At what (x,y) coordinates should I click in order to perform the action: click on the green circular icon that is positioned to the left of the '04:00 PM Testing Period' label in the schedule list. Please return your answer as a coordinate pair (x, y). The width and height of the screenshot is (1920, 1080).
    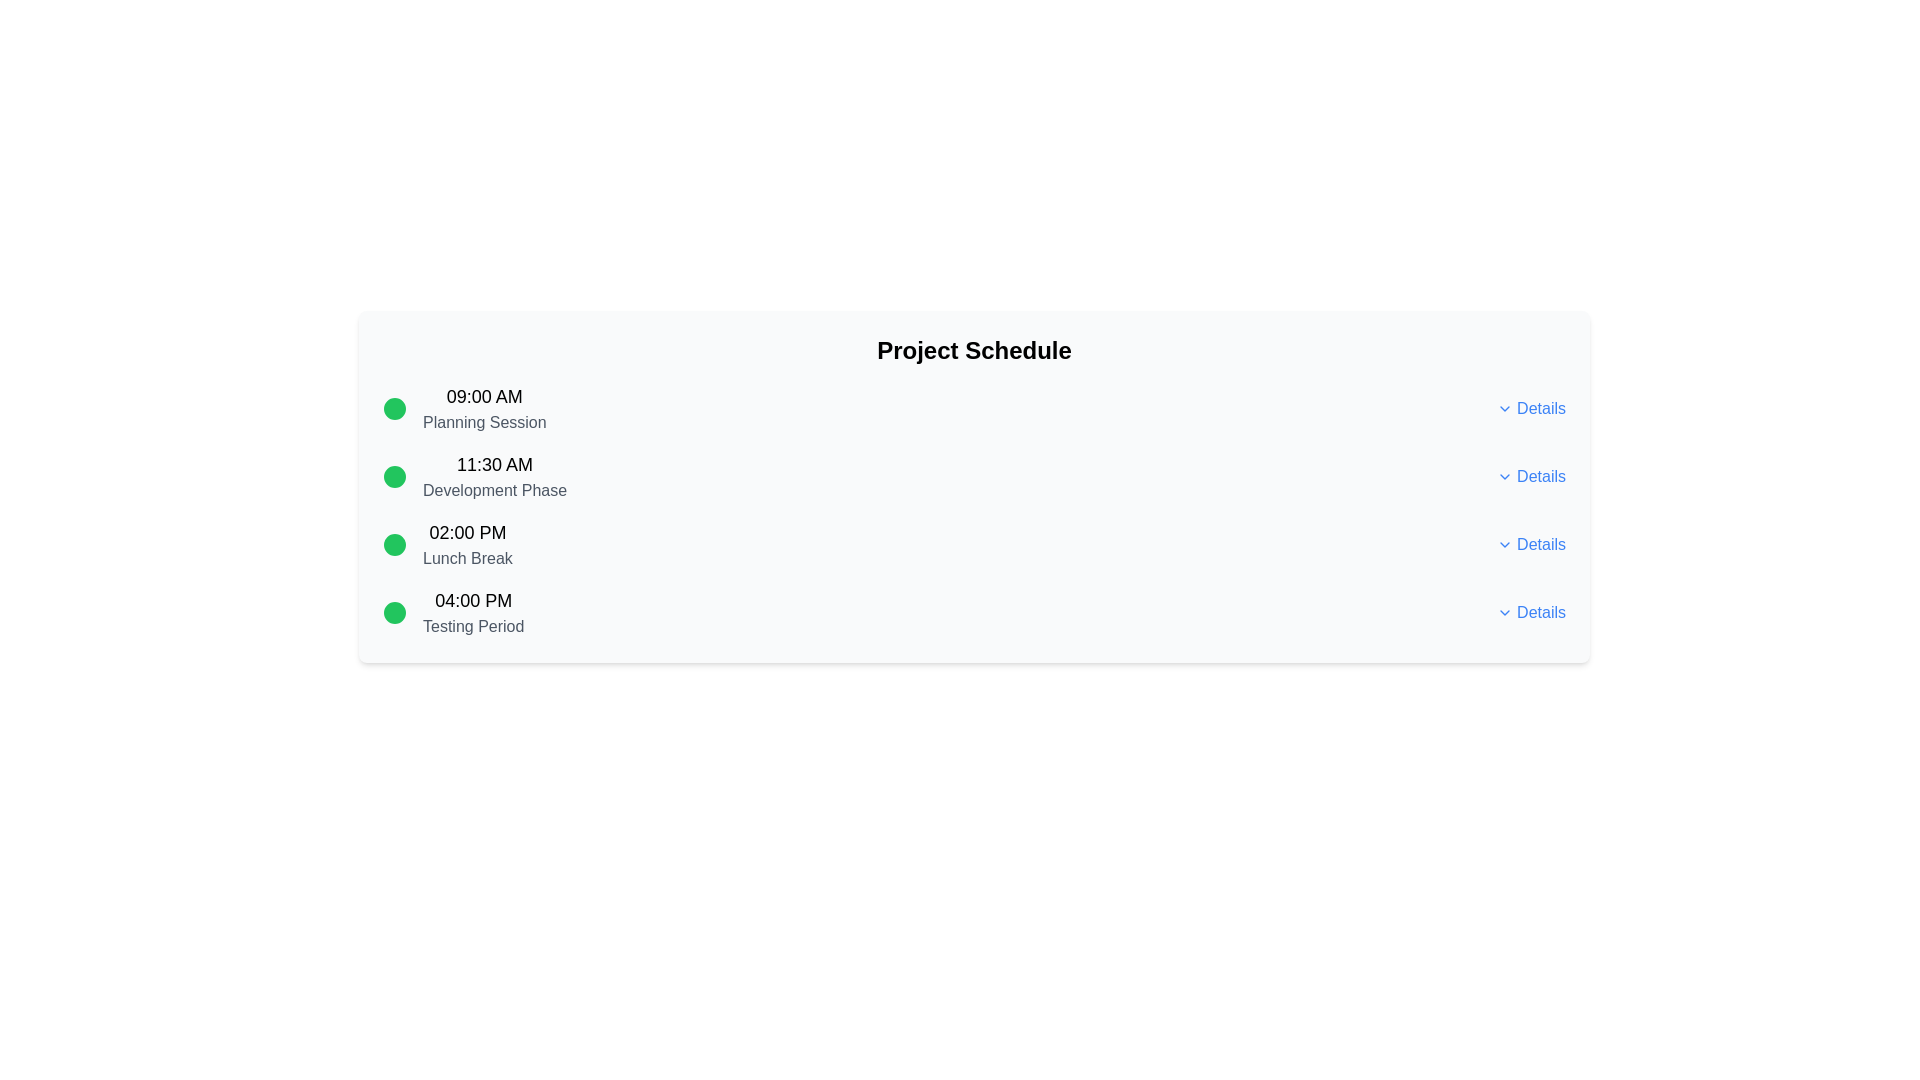
    Looking at the image, I should click on (394, 612).